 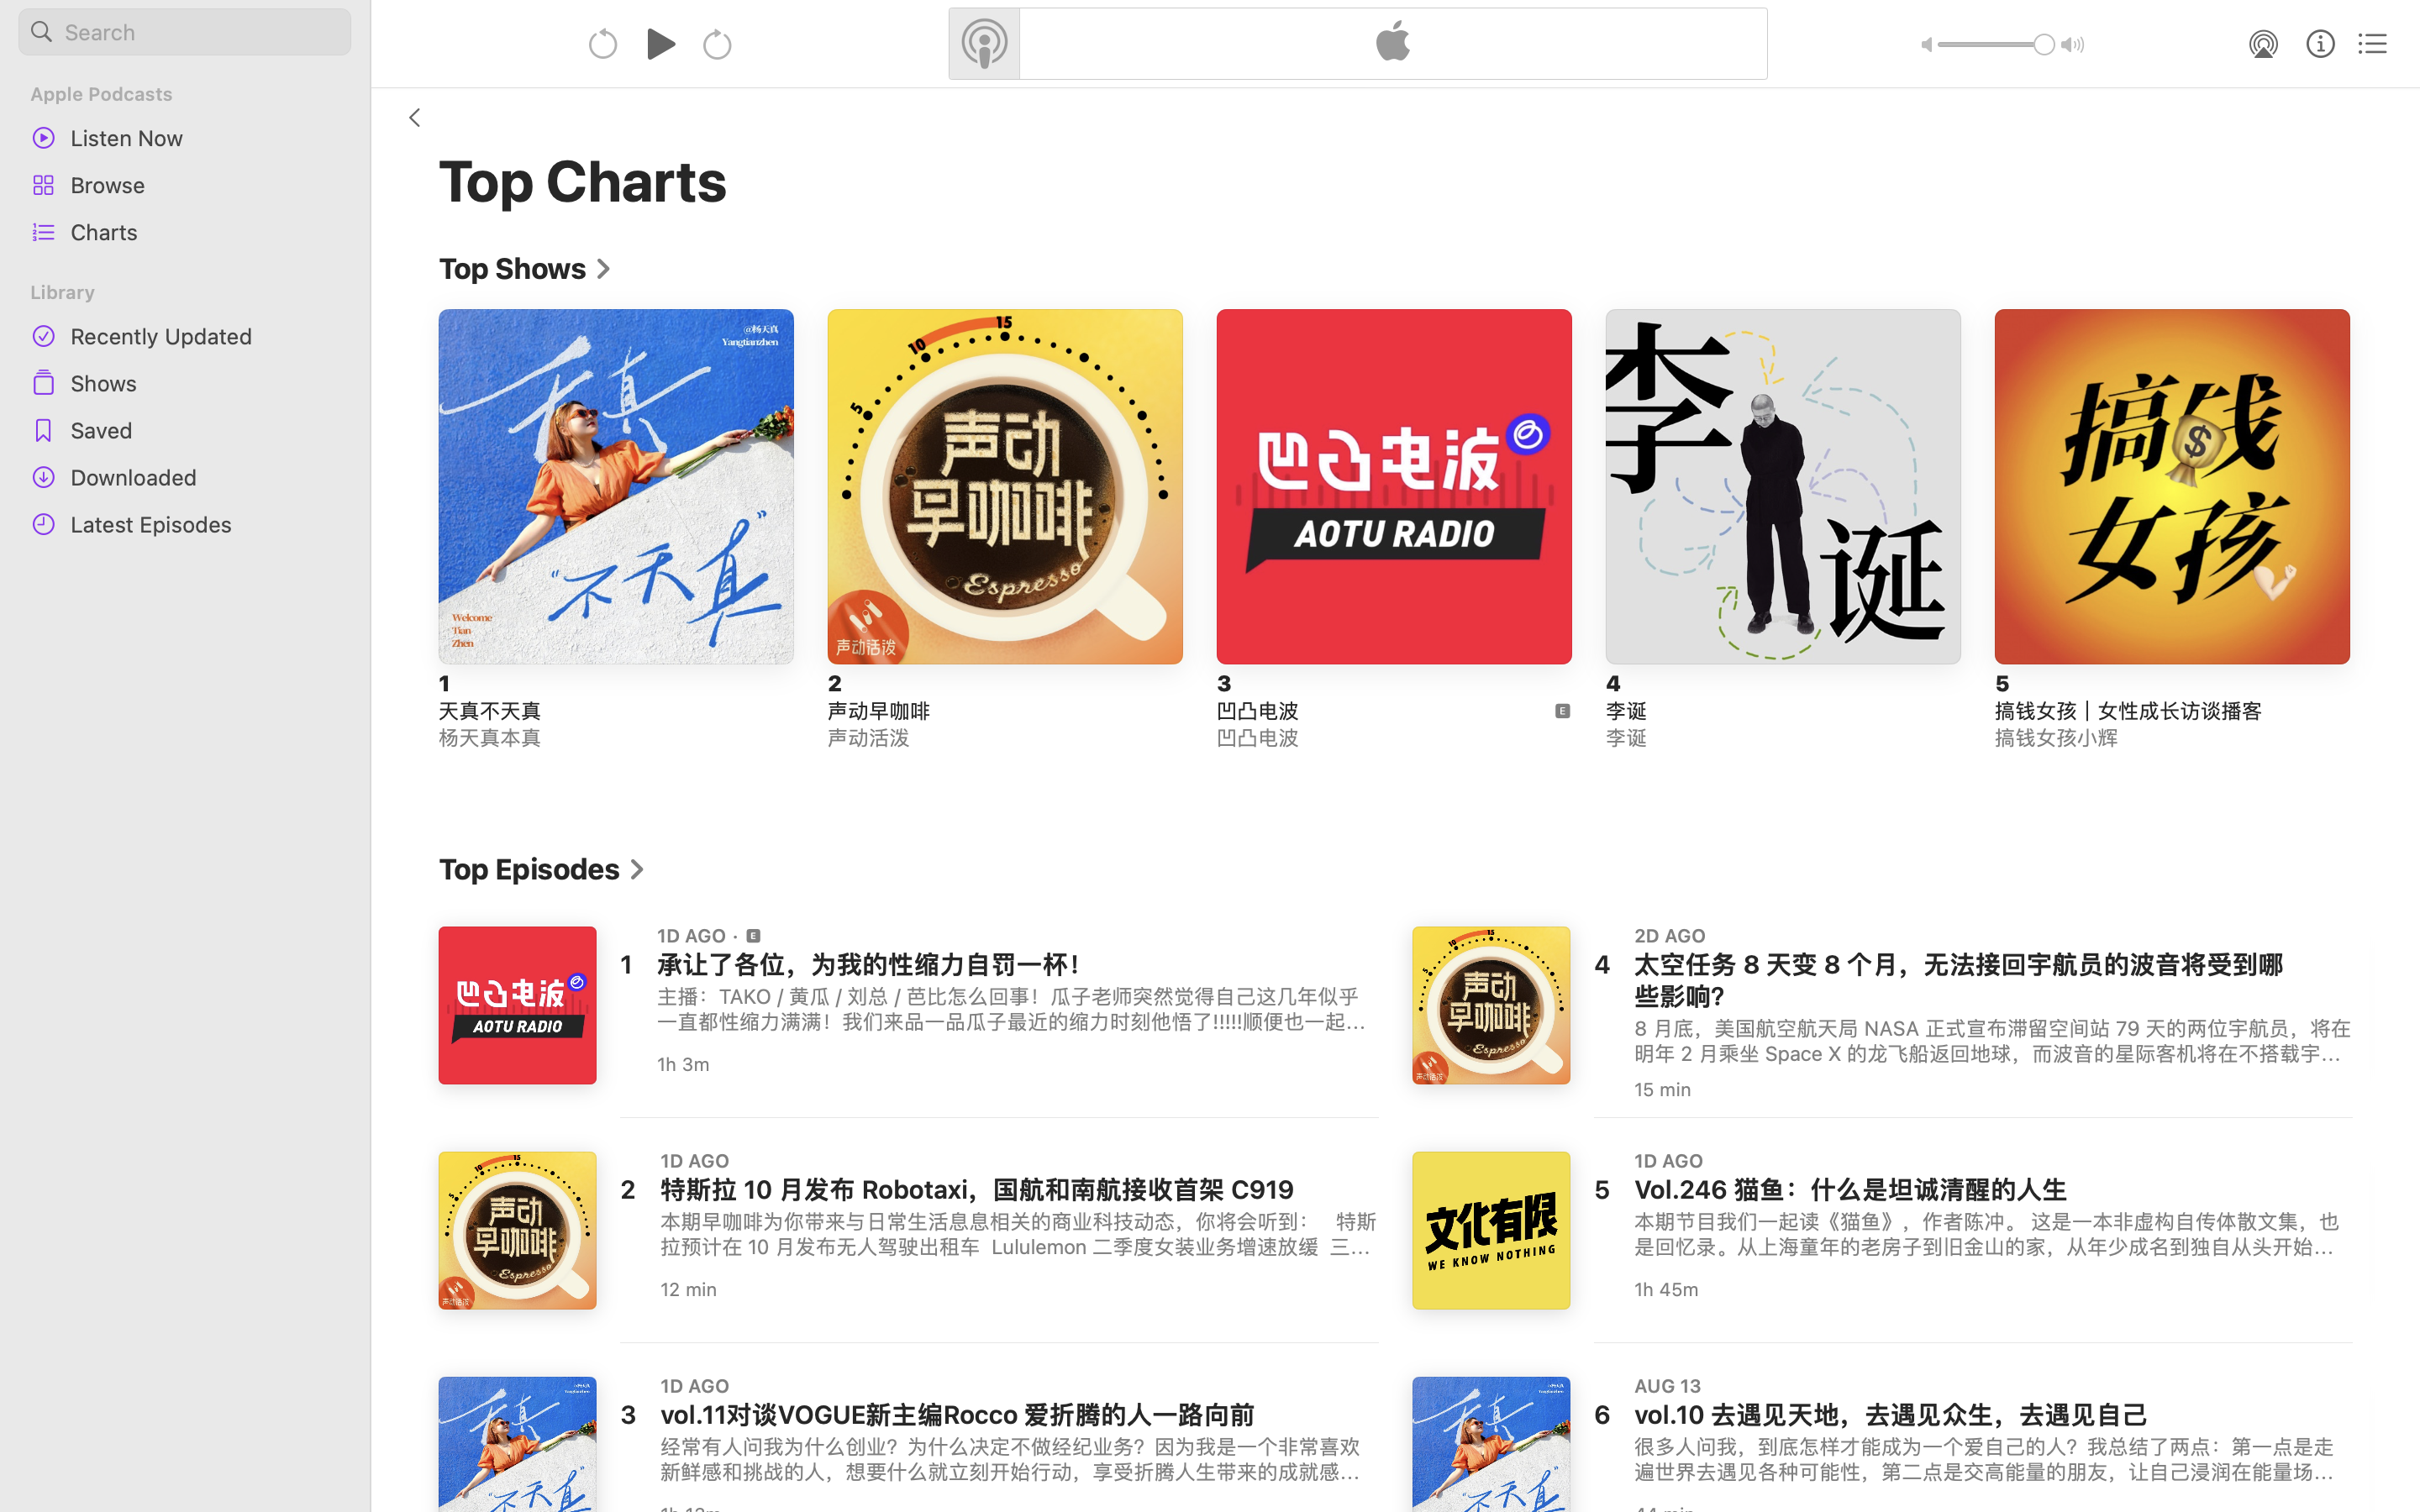 I want to click on '1.0', so click(x=1996, y=44).